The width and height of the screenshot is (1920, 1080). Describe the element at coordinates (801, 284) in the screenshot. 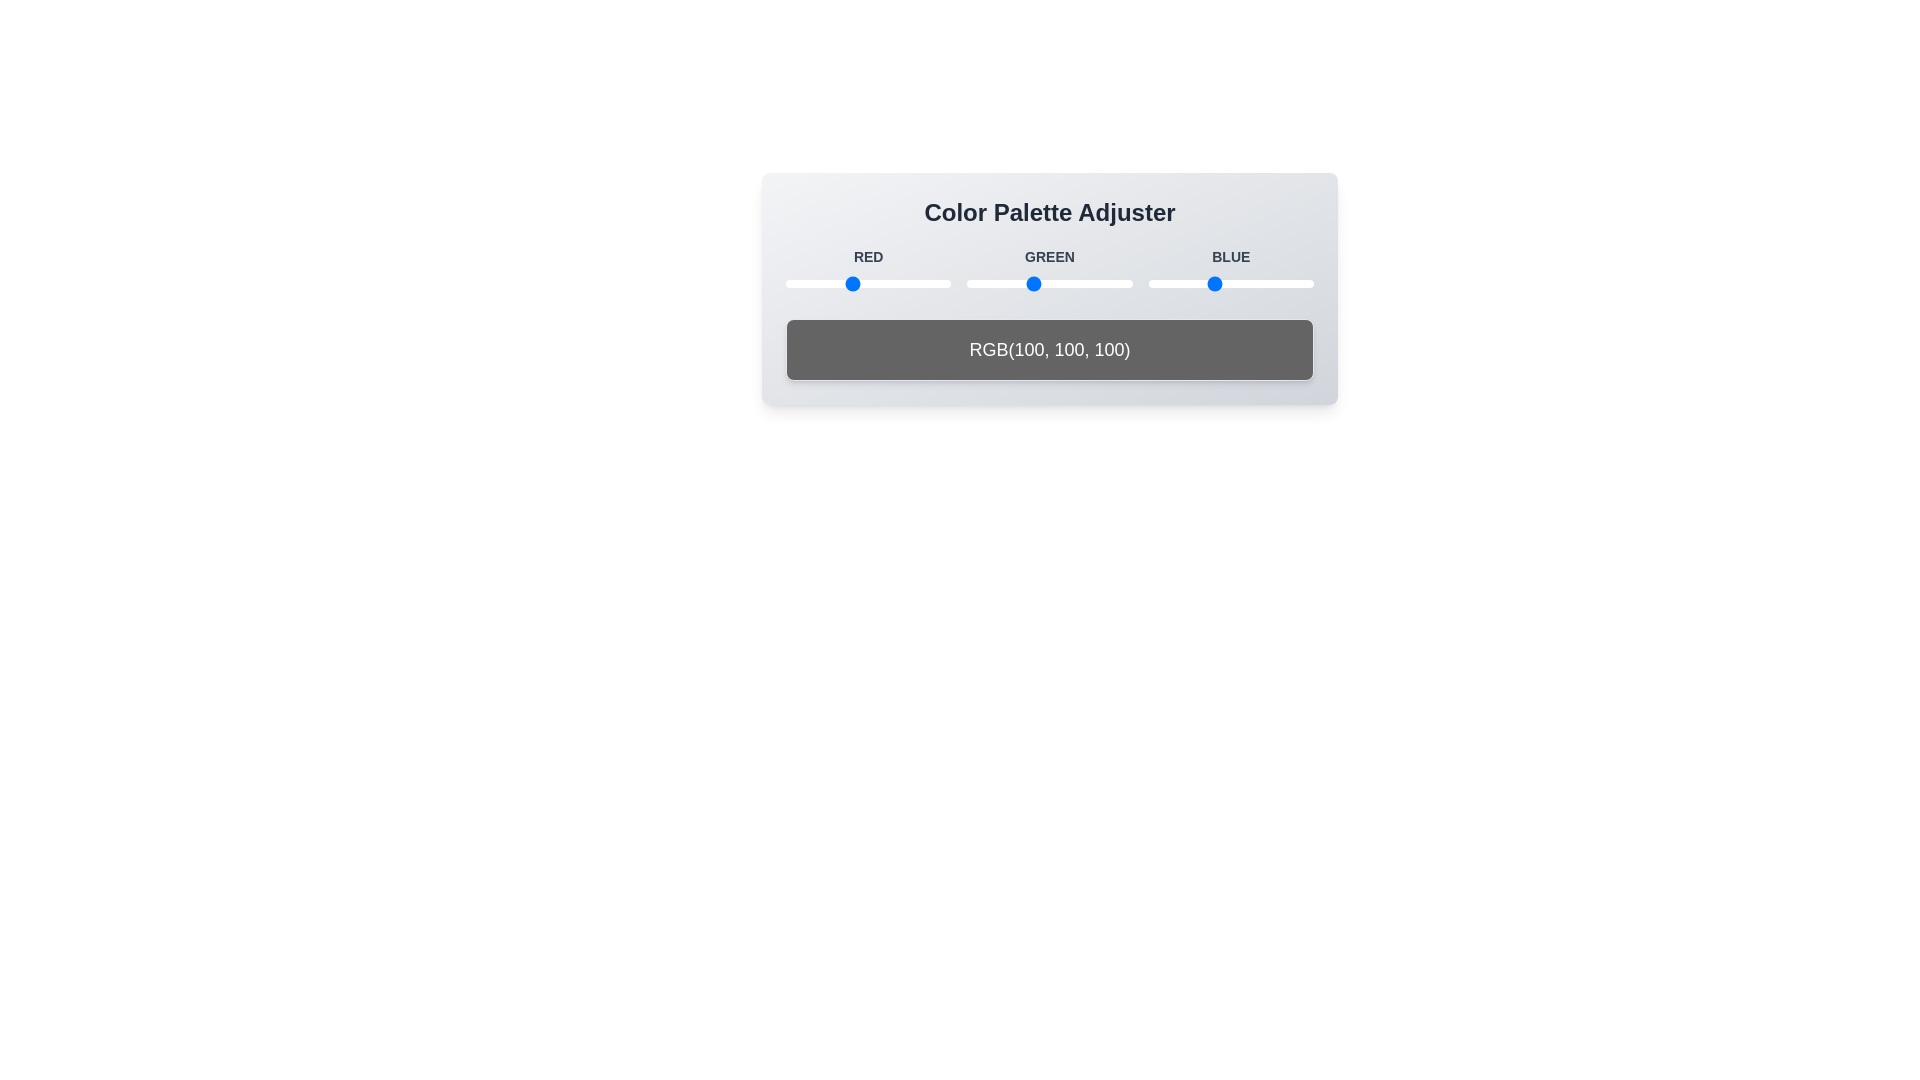

I see `the 1 slider to 24` at that location.